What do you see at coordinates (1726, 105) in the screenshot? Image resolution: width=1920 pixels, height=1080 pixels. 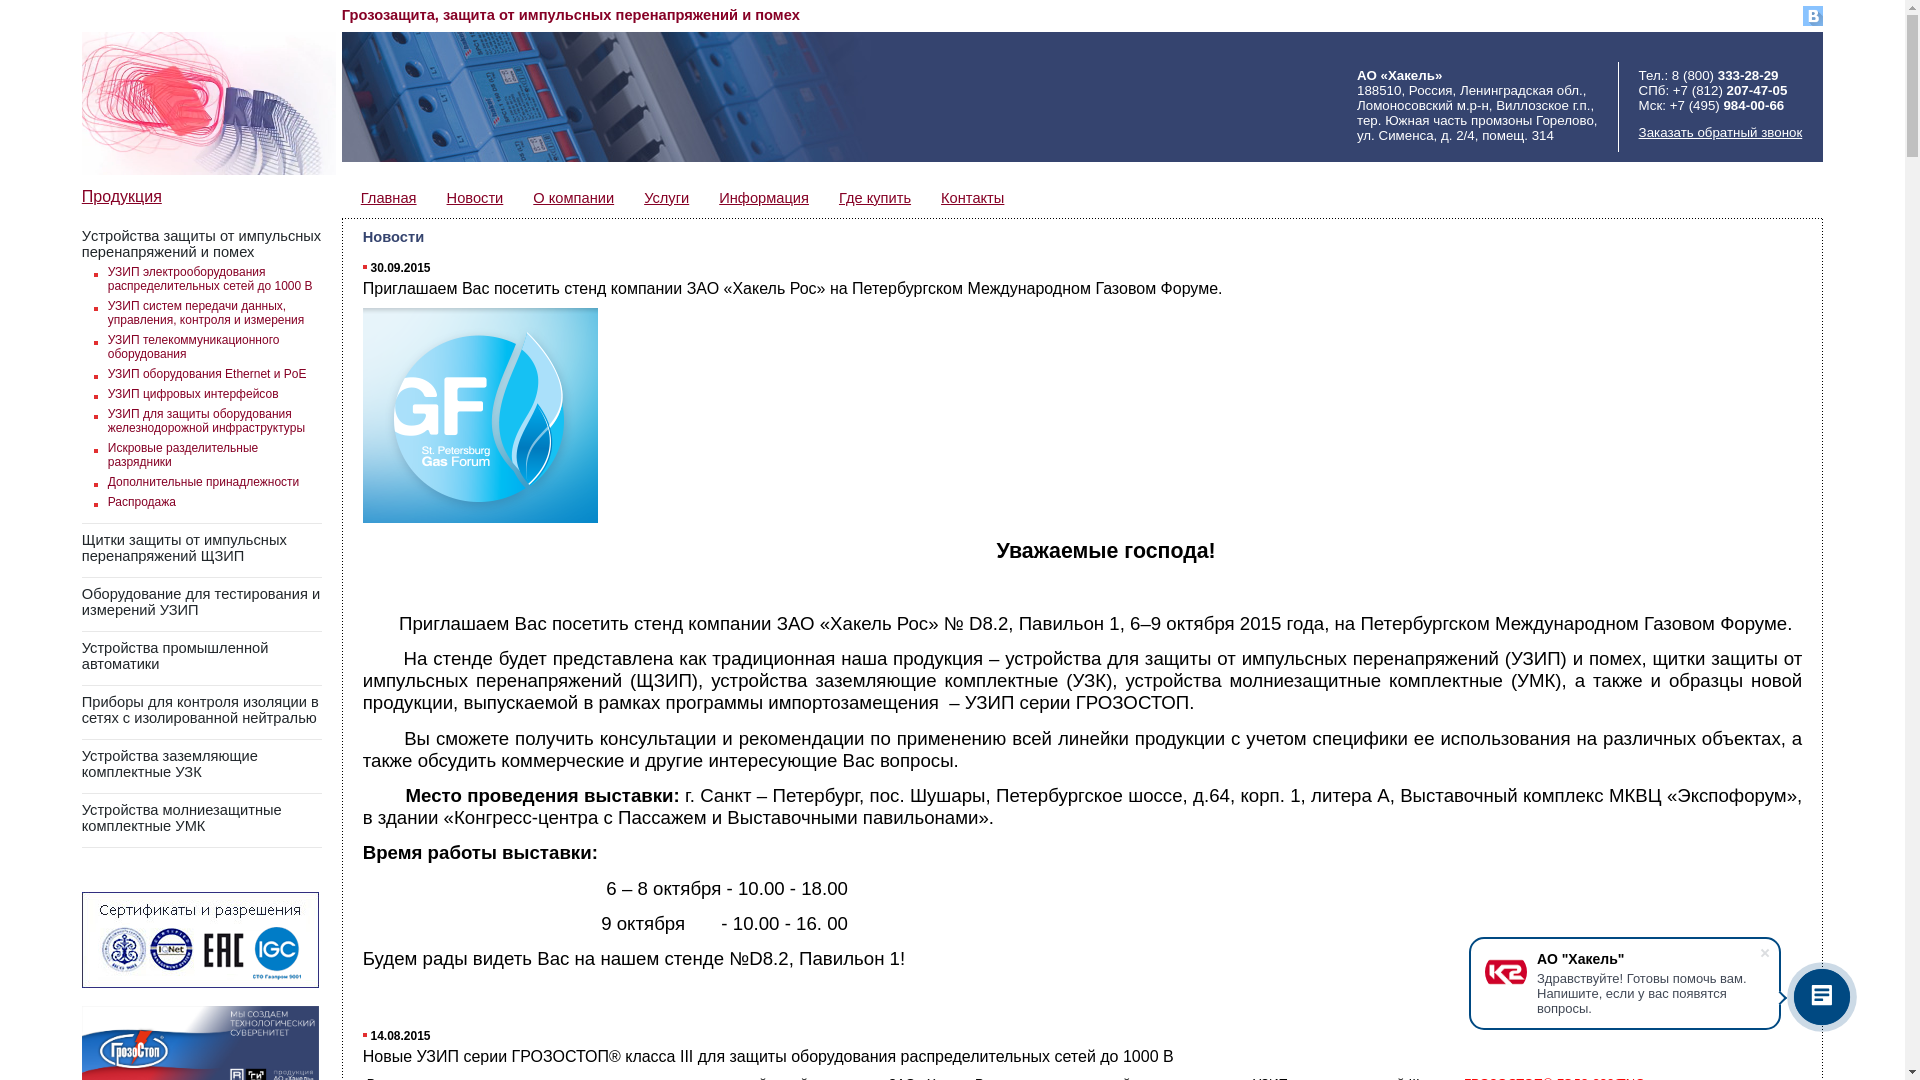 I see `'+7 (495) 984-00-66'` at bounding box center [1726, 105].